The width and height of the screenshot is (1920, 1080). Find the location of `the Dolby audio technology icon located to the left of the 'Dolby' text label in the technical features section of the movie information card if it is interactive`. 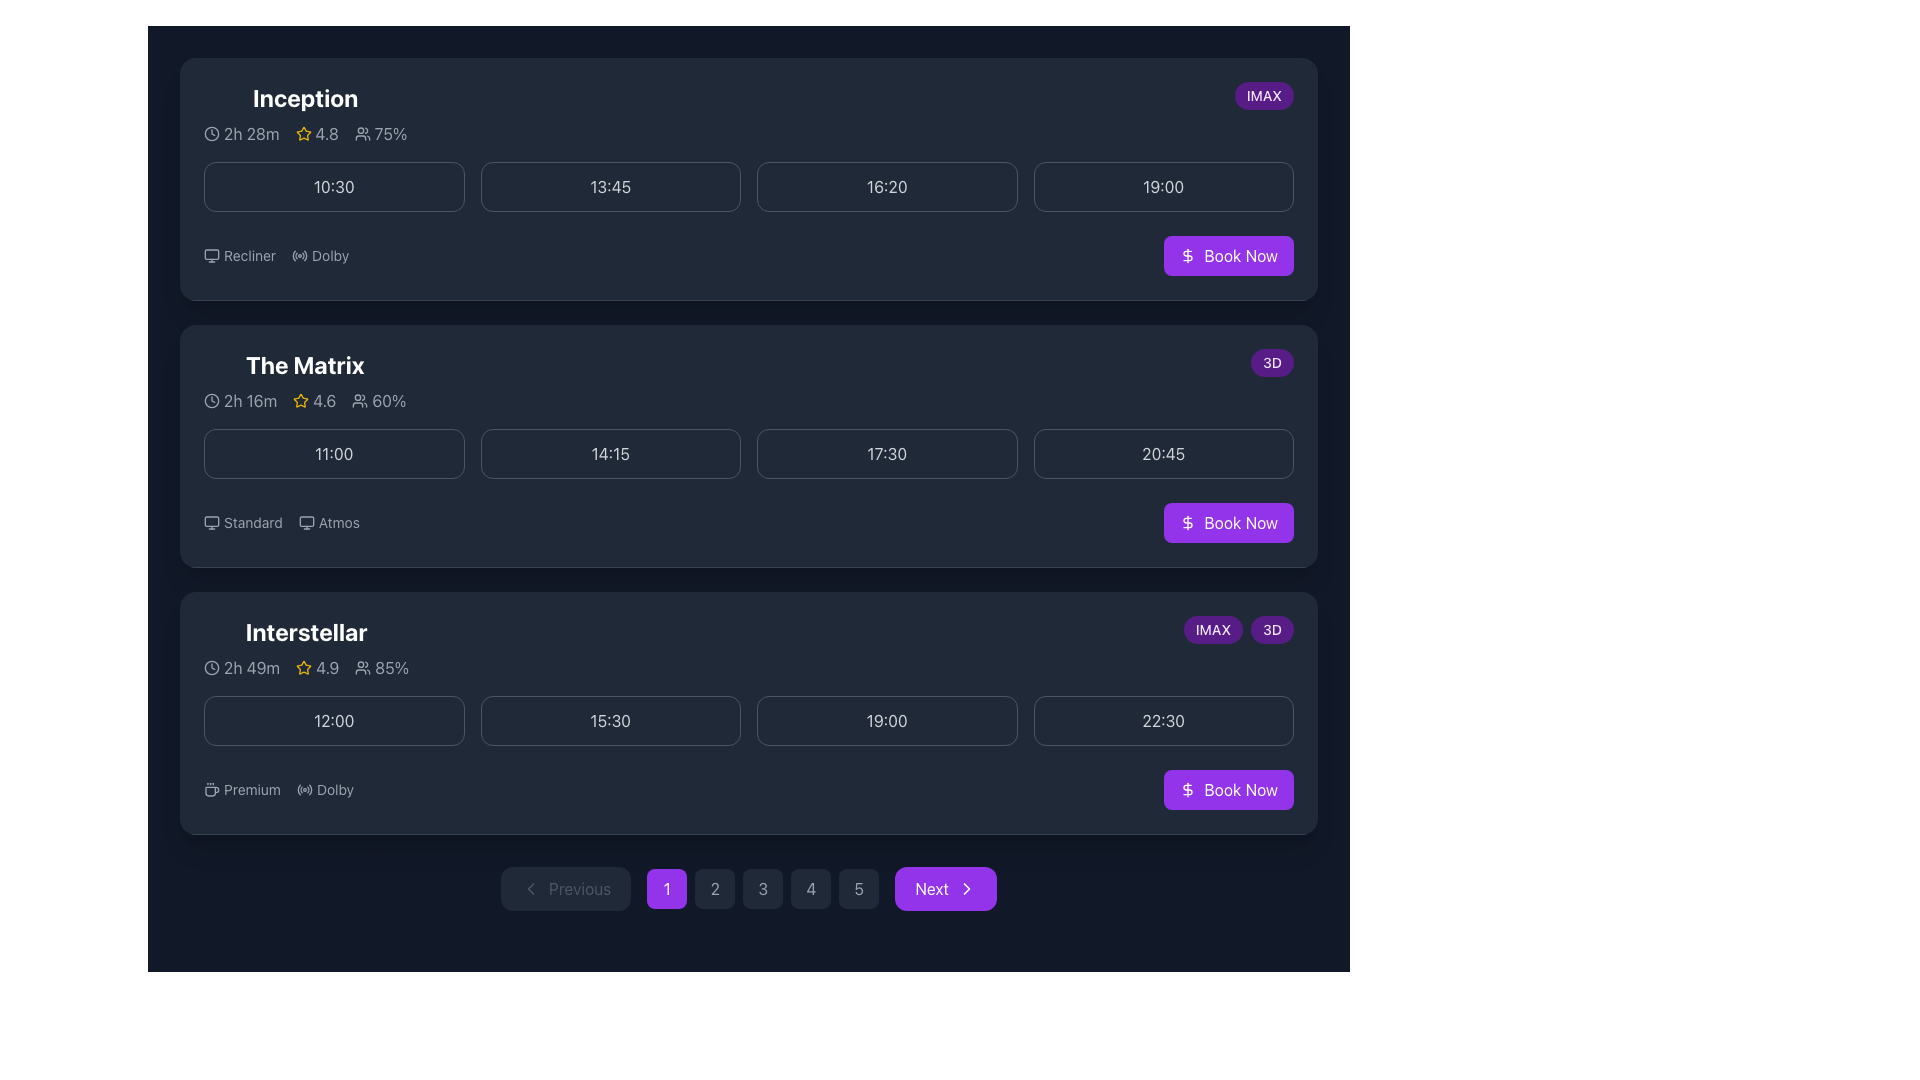

the Dolby audio technology icon located to the left of the 'Dolby' text label in the technical features section of the movie information card if it is interactive is located at coordinates (303, 789).